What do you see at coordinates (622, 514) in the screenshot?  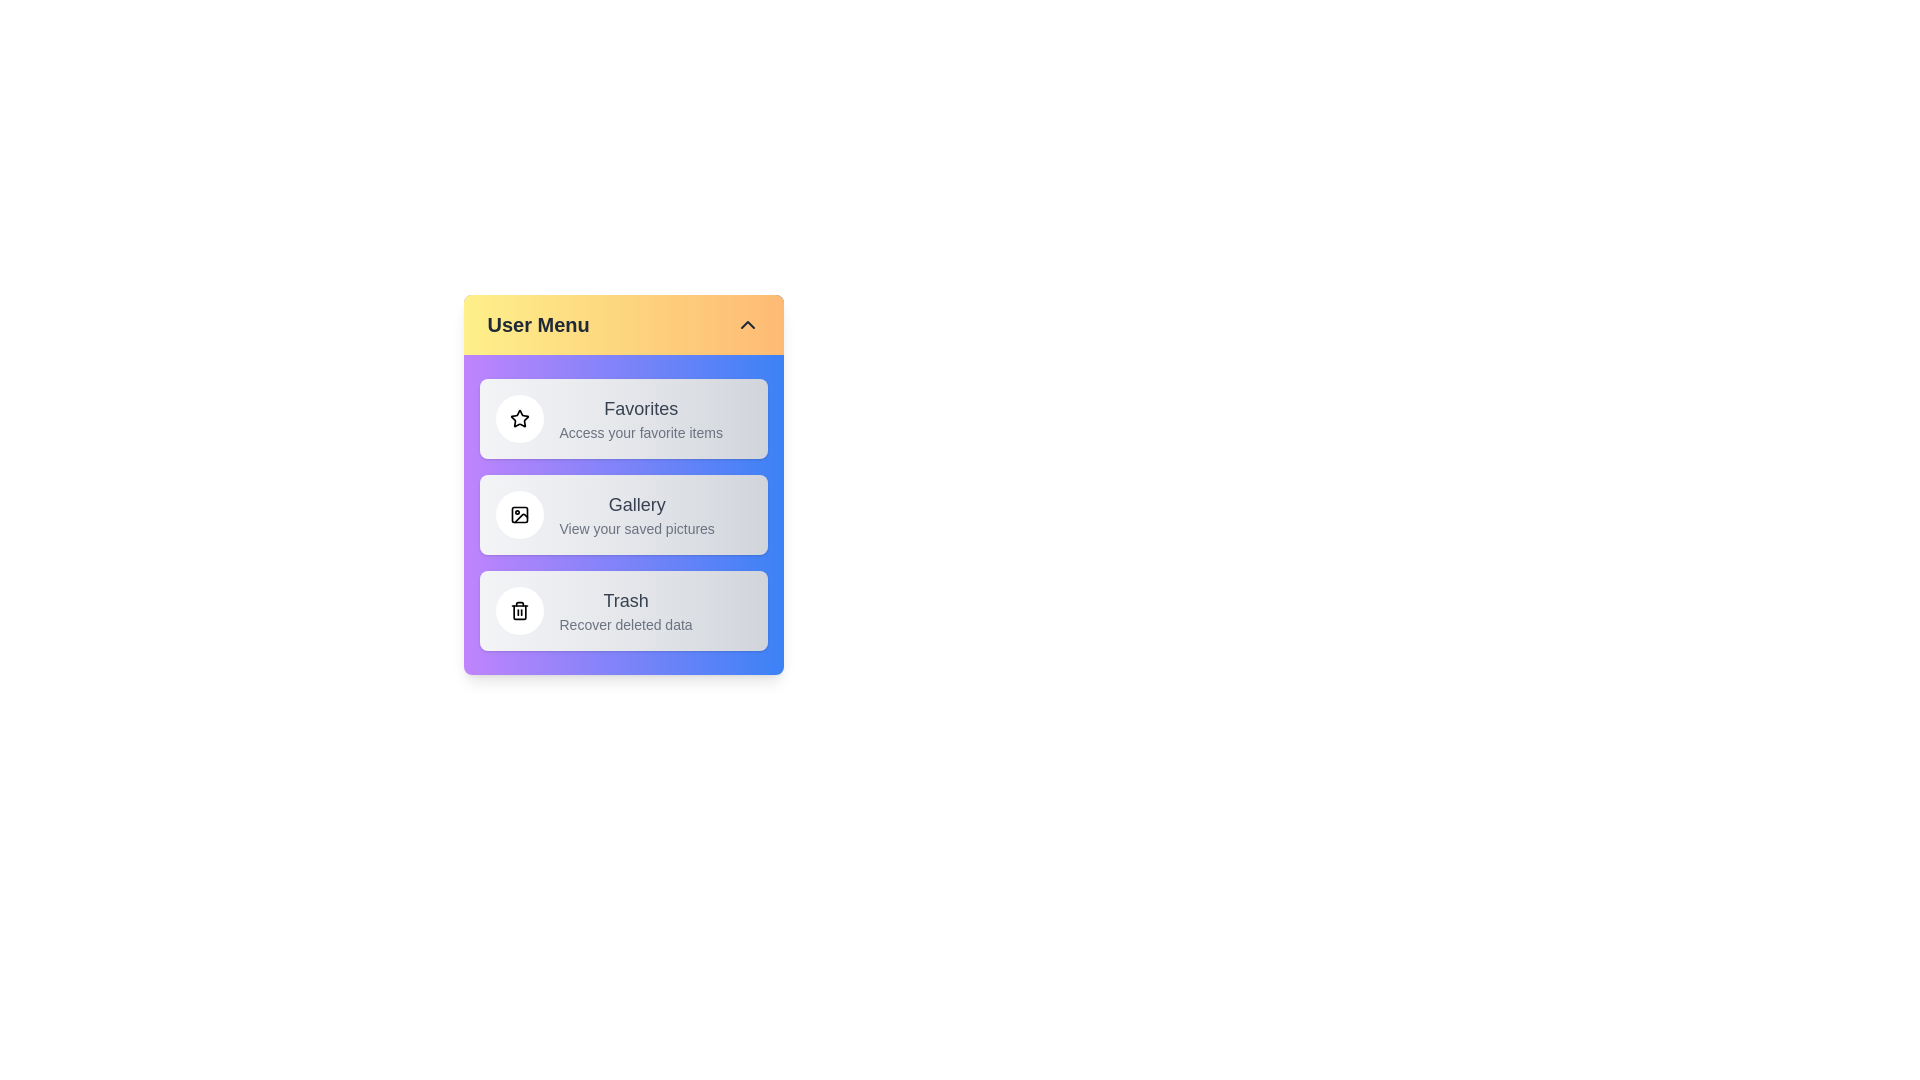 I see `the text of an item's title or description by selecting the item: Gallery` at bounding box center [622, 514].